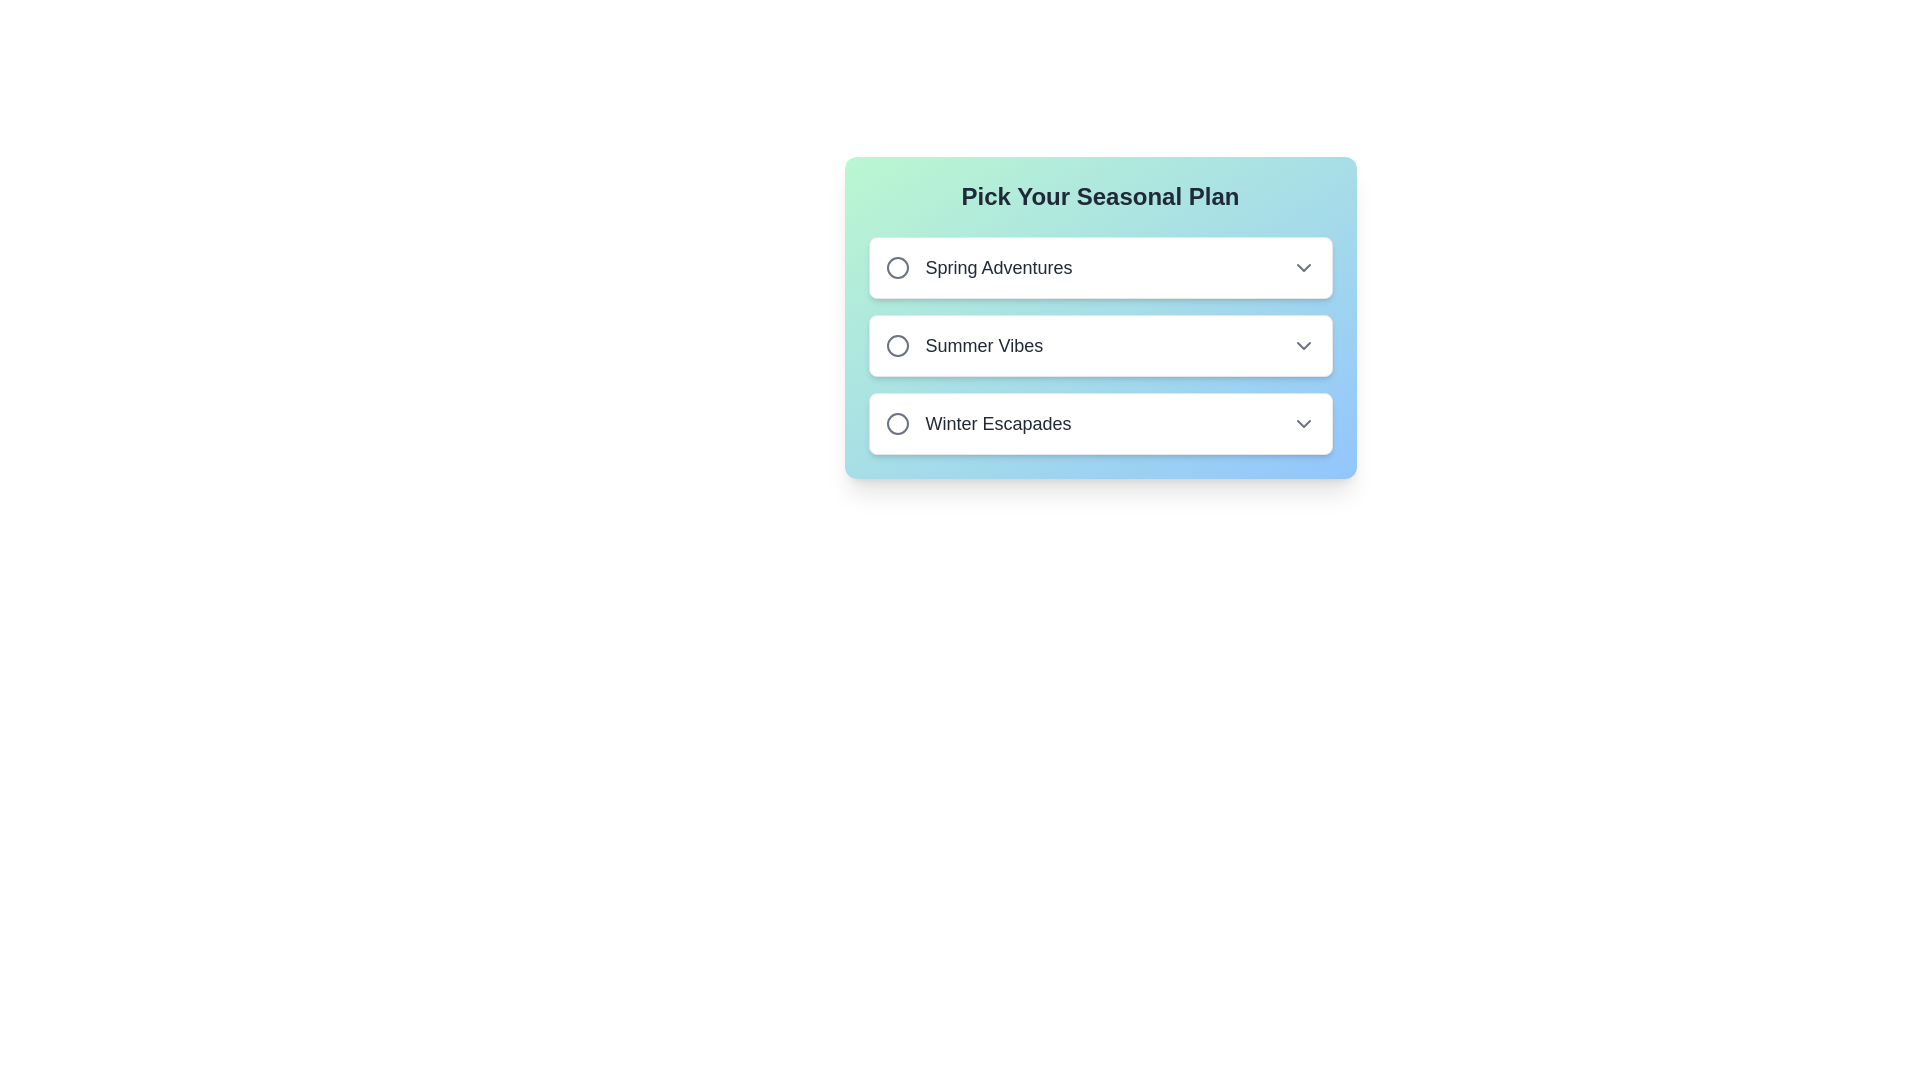 Image resolution: width=1920 pixels, height=1080 pixels. What do you see at coordinates (896, 423) in the screenshot?
I see `the keyboard navigation on the circular radio button indicator located to the left of the text 'Winter Escapades' in the 'Pick Your Seasonal Plan' section` at bounding box center [896, 423].